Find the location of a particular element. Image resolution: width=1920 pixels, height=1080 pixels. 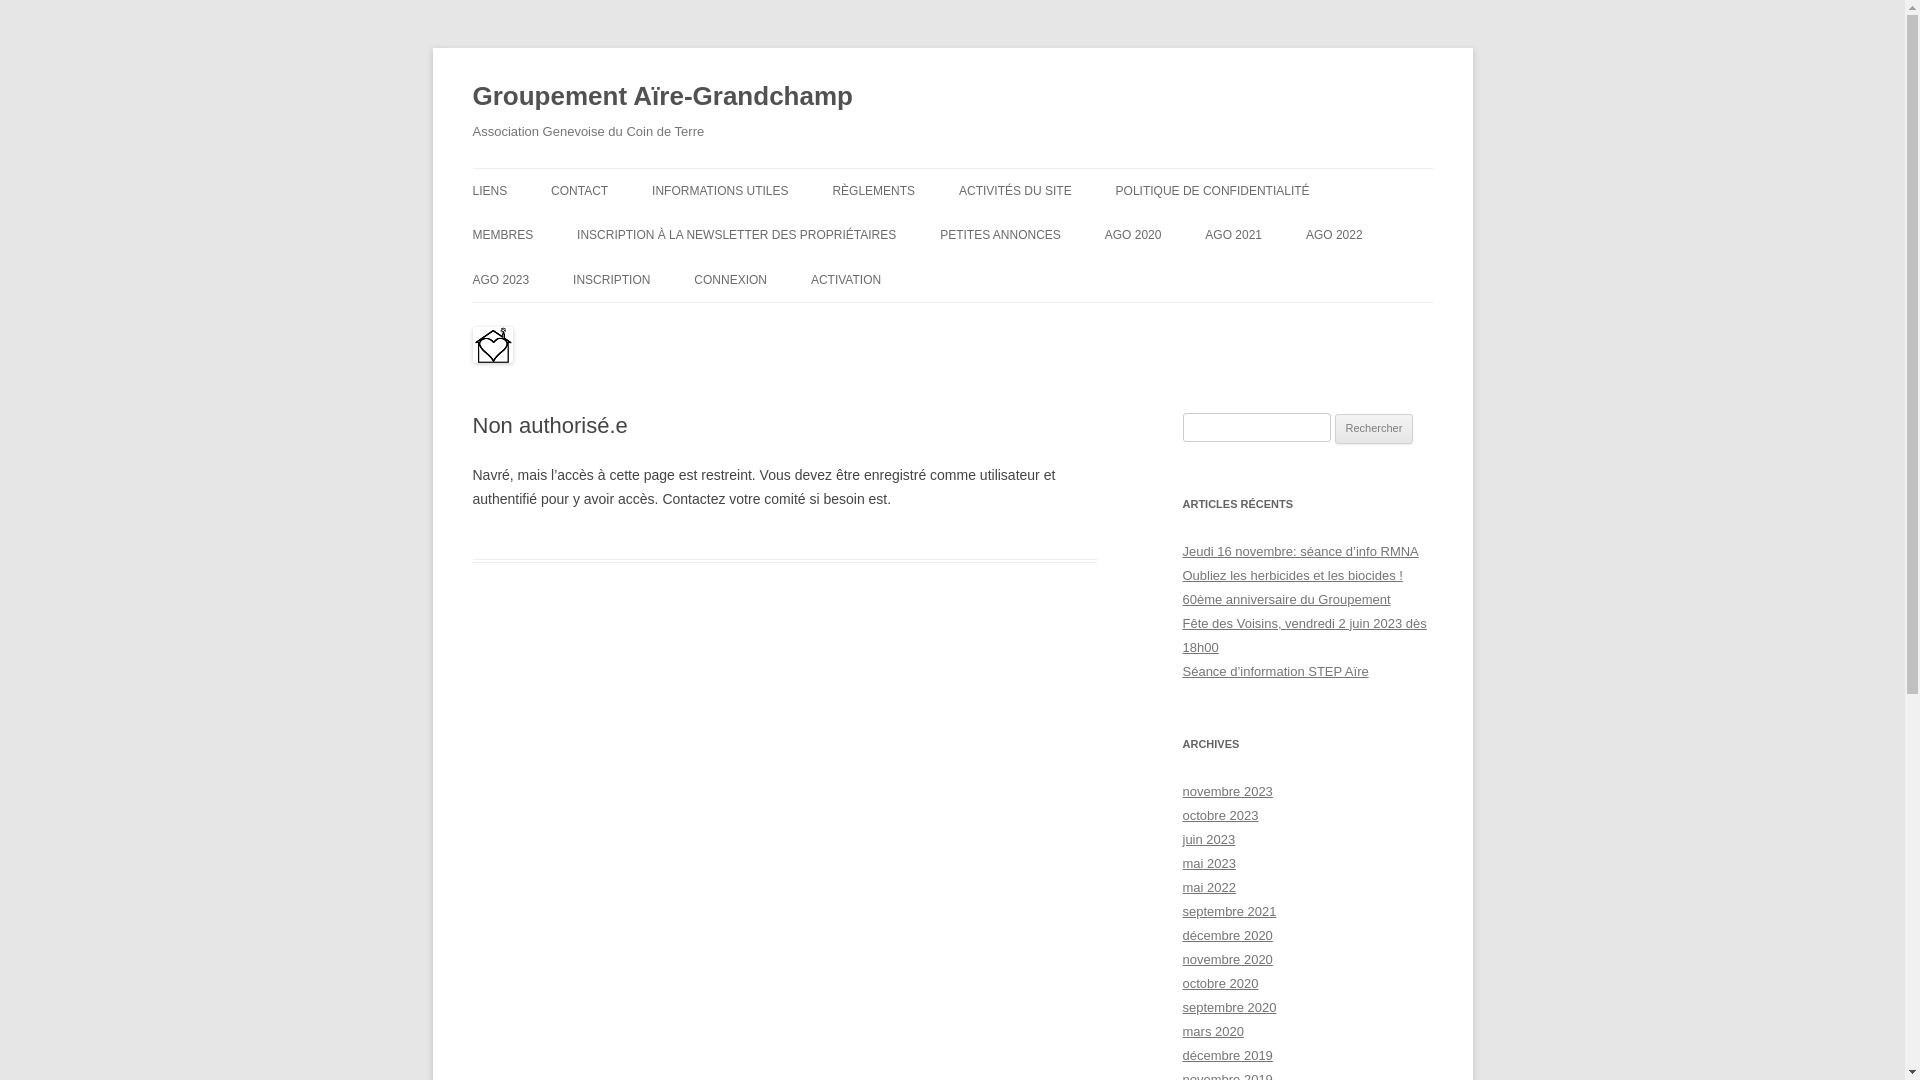

'CONTACT' is located at coordinates (578, 191).